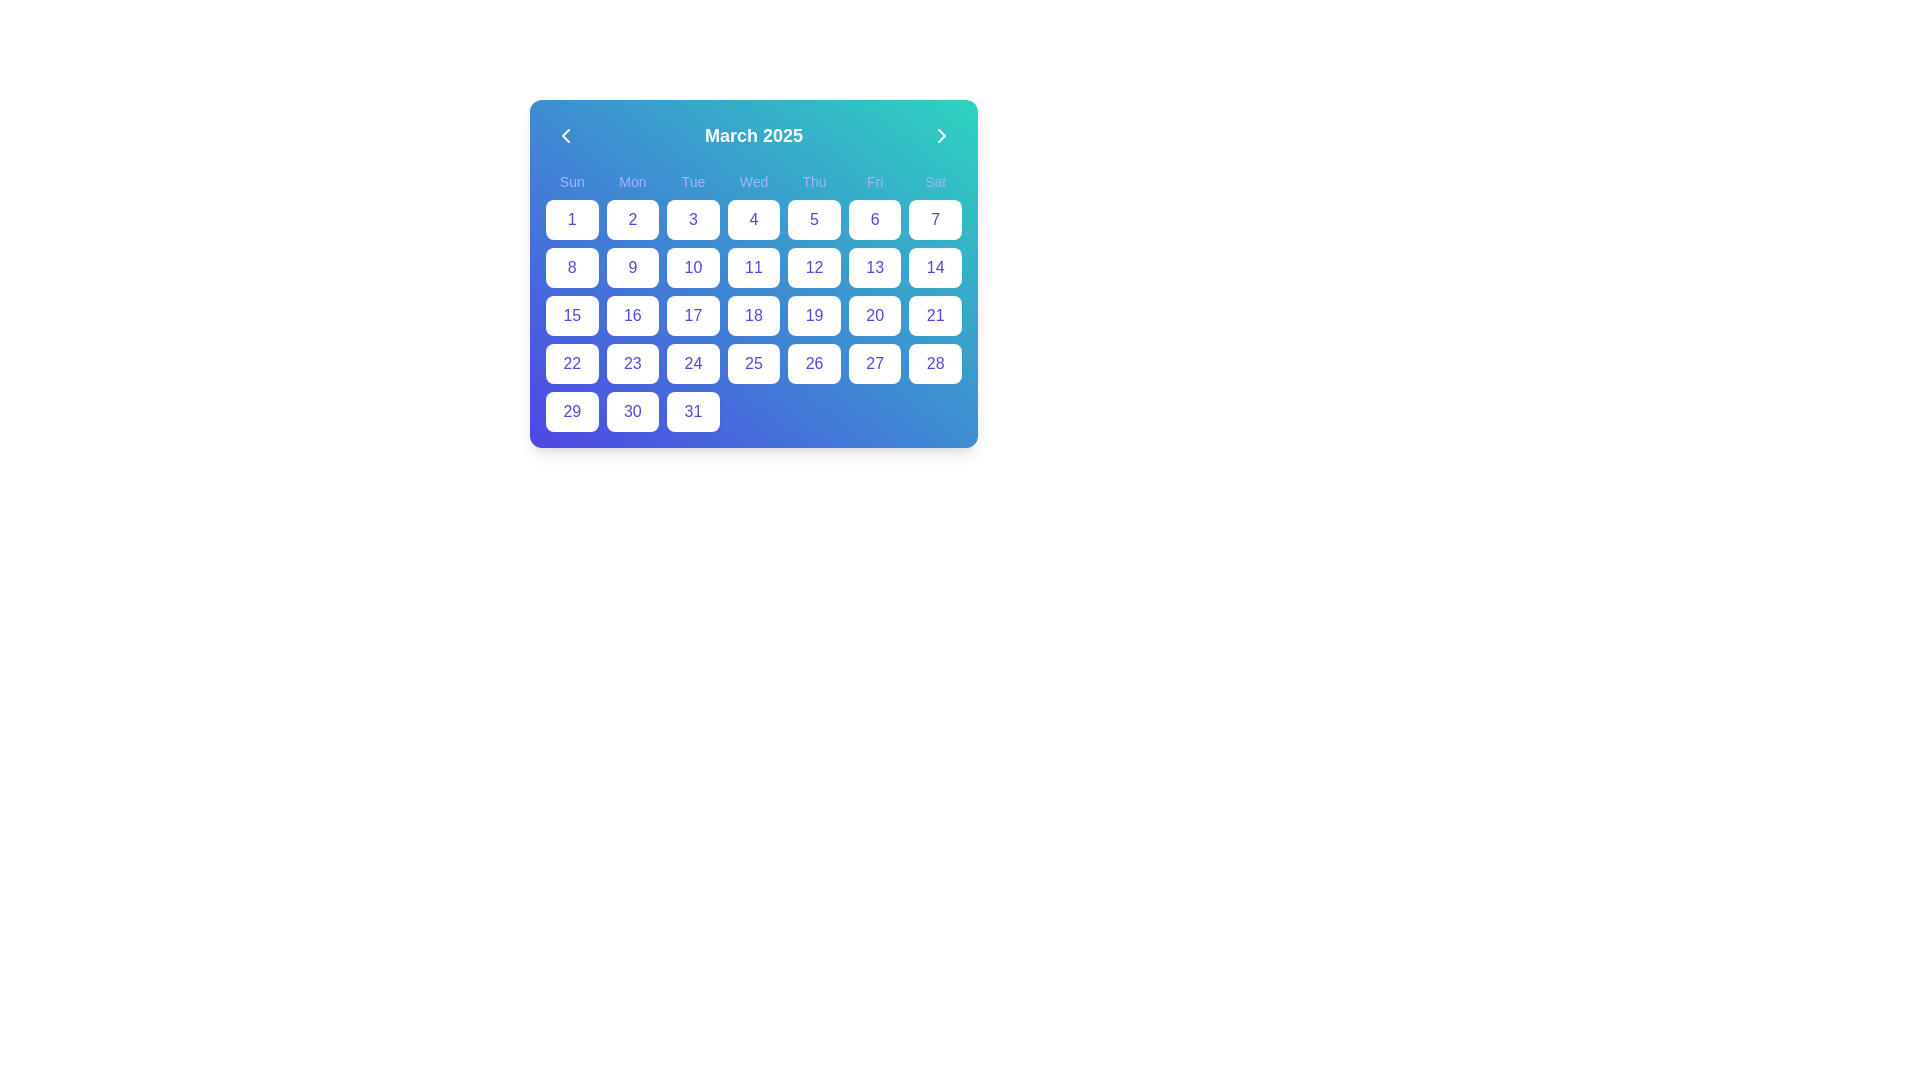 The height and width of the screenshot is (1080, 1920). What do you see at coordinates (940, 135) in the screenshot?
I see `the navigation button located at the top-right corner of the calendar interface` at bounding box center [940, 135].